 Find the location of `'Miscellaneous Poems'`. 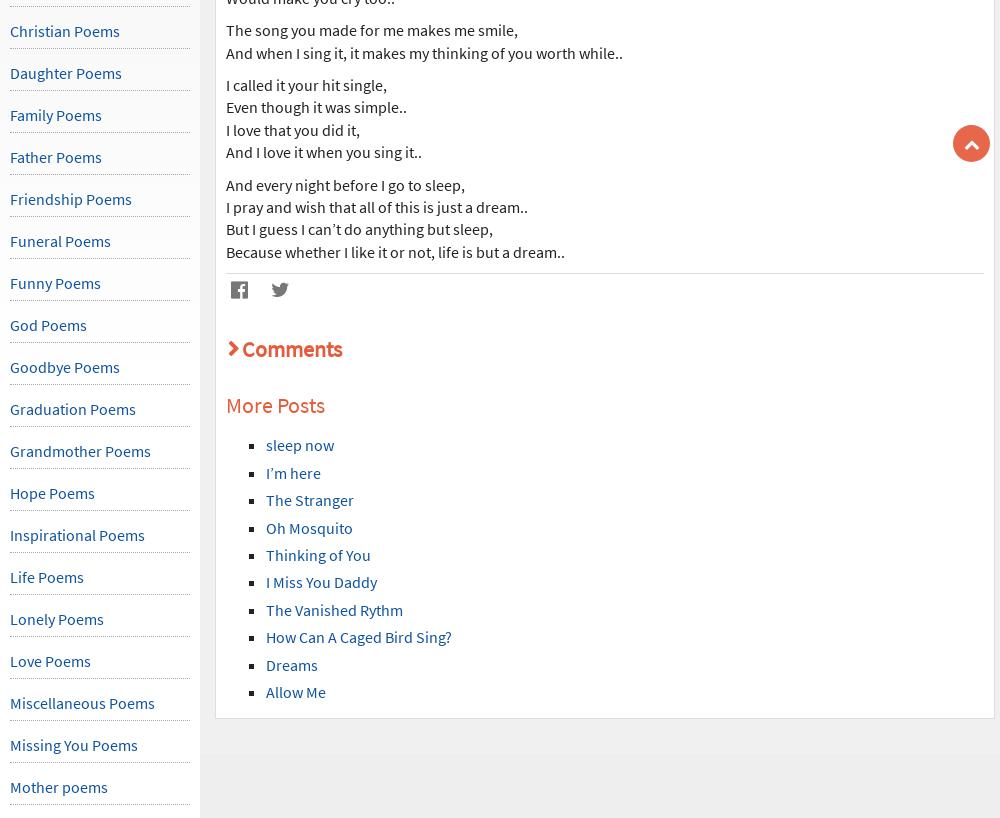

'Miscellaneous Poems' is located at coordinates (81, 701).